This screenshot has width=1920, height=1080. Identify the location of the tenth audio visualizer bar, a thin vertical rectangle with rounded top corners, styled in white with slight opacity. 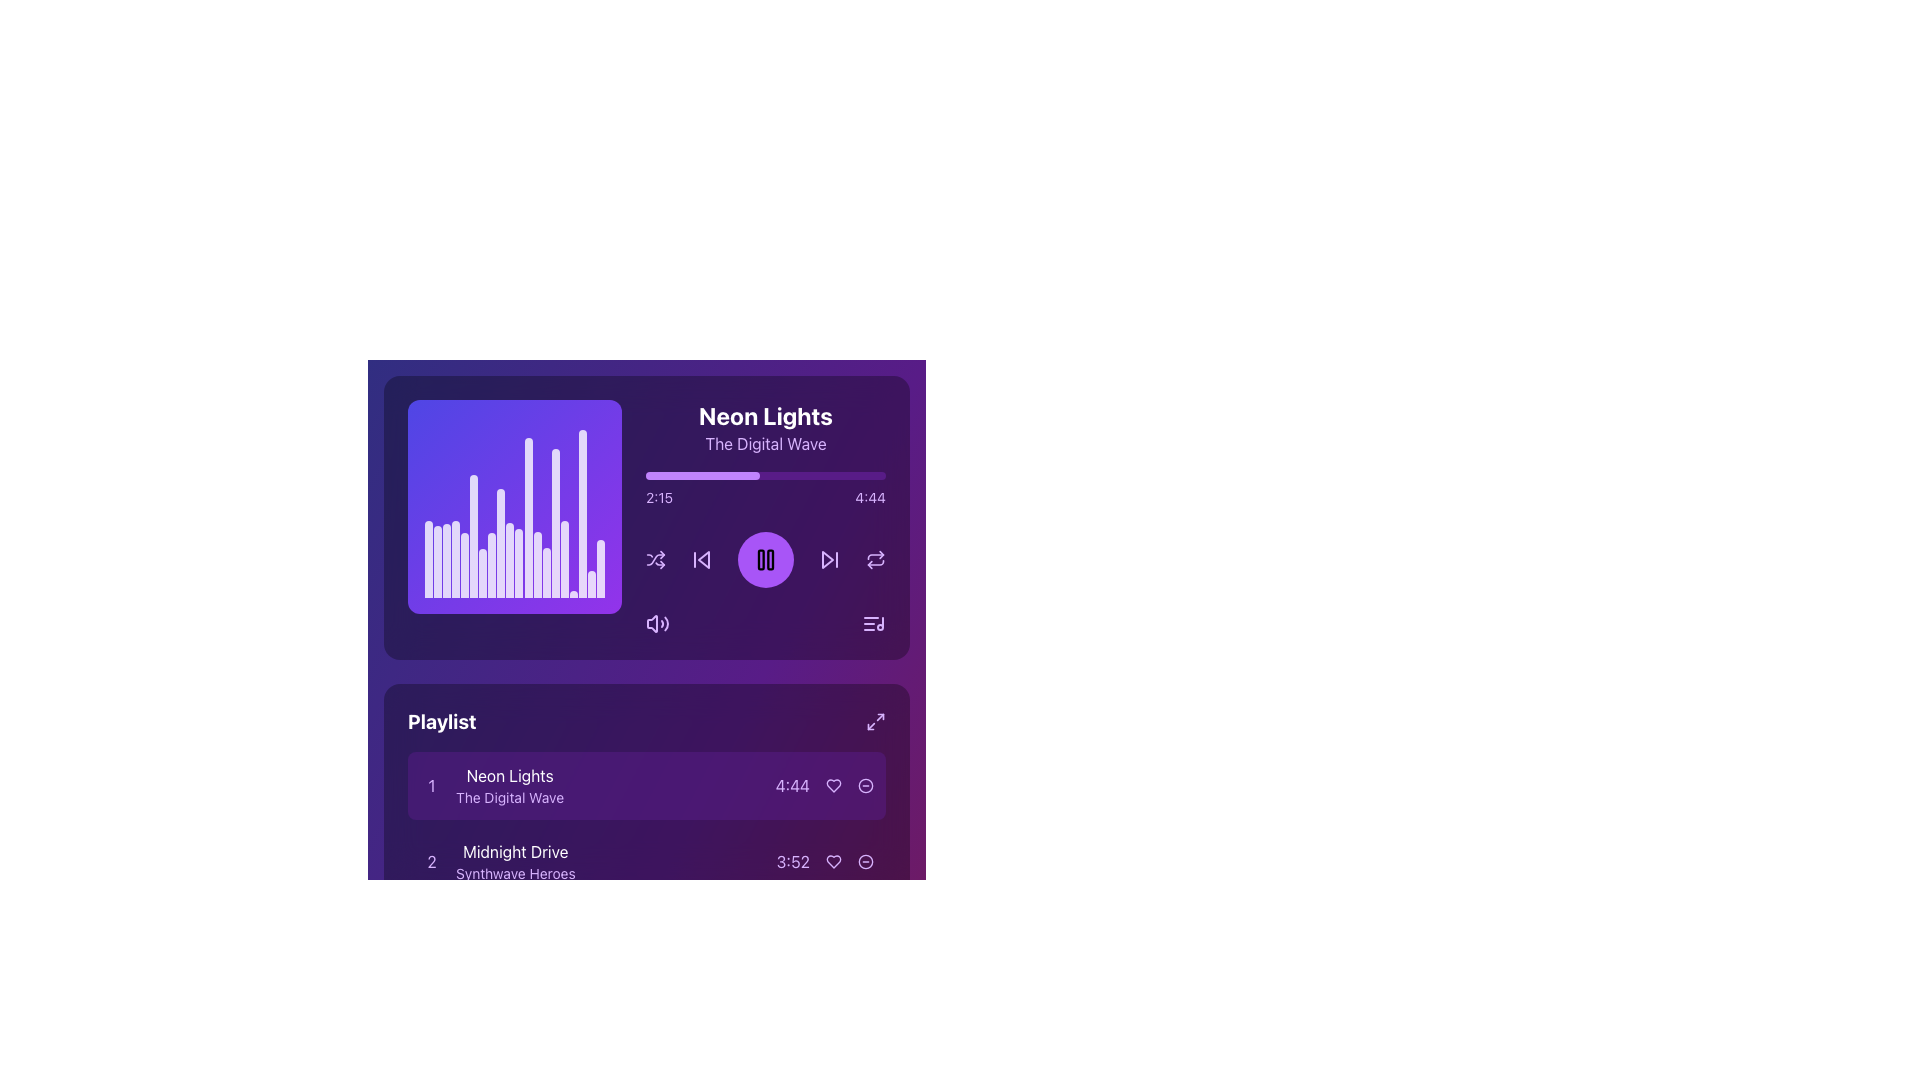
(510, 560).